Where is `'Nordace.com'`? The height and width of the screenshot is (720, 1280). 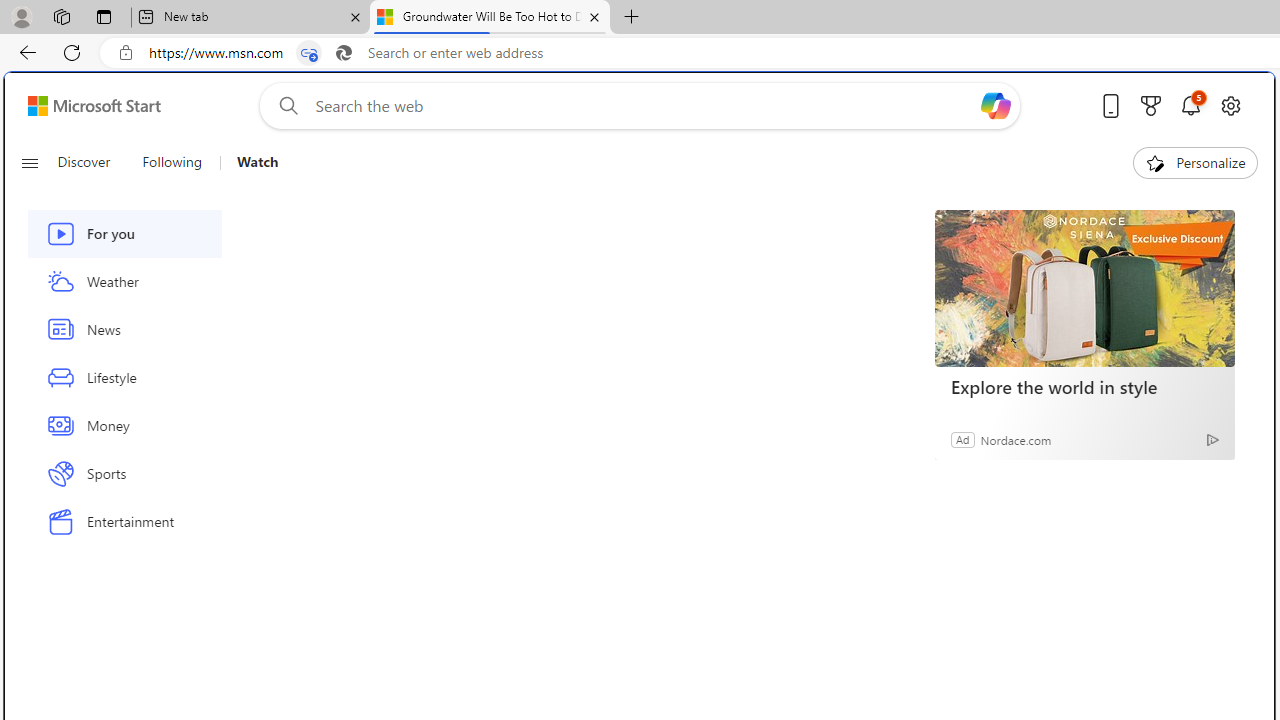
'Nordace.com' is located at coordinates (1016, 438).